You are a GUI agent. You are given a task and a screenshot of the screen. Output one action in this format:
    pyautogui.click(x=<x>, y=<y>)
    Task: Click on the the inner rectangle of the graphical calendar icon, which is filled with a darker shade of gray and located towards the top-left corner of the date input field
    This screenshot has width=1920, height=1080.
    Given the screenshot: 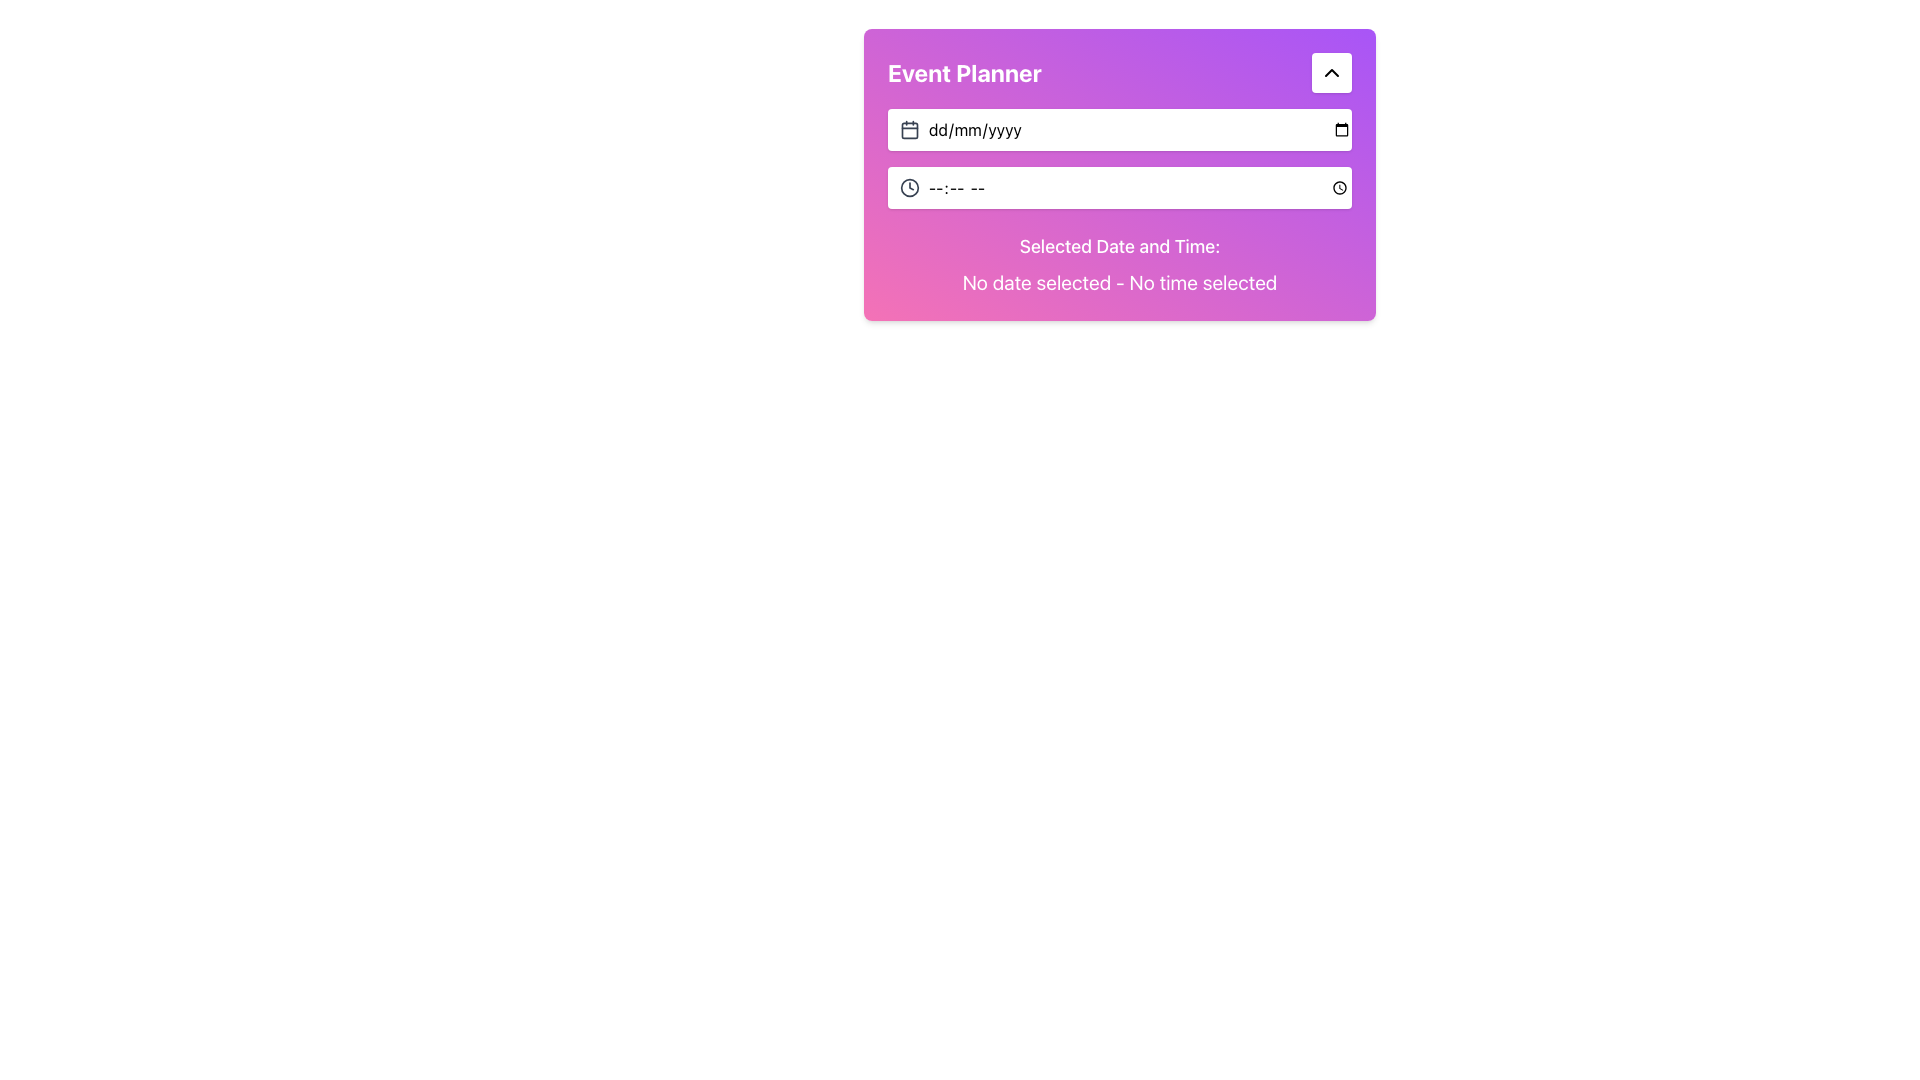 What is the action you would take?
    pyautogui.click(x=909, y=130)
    